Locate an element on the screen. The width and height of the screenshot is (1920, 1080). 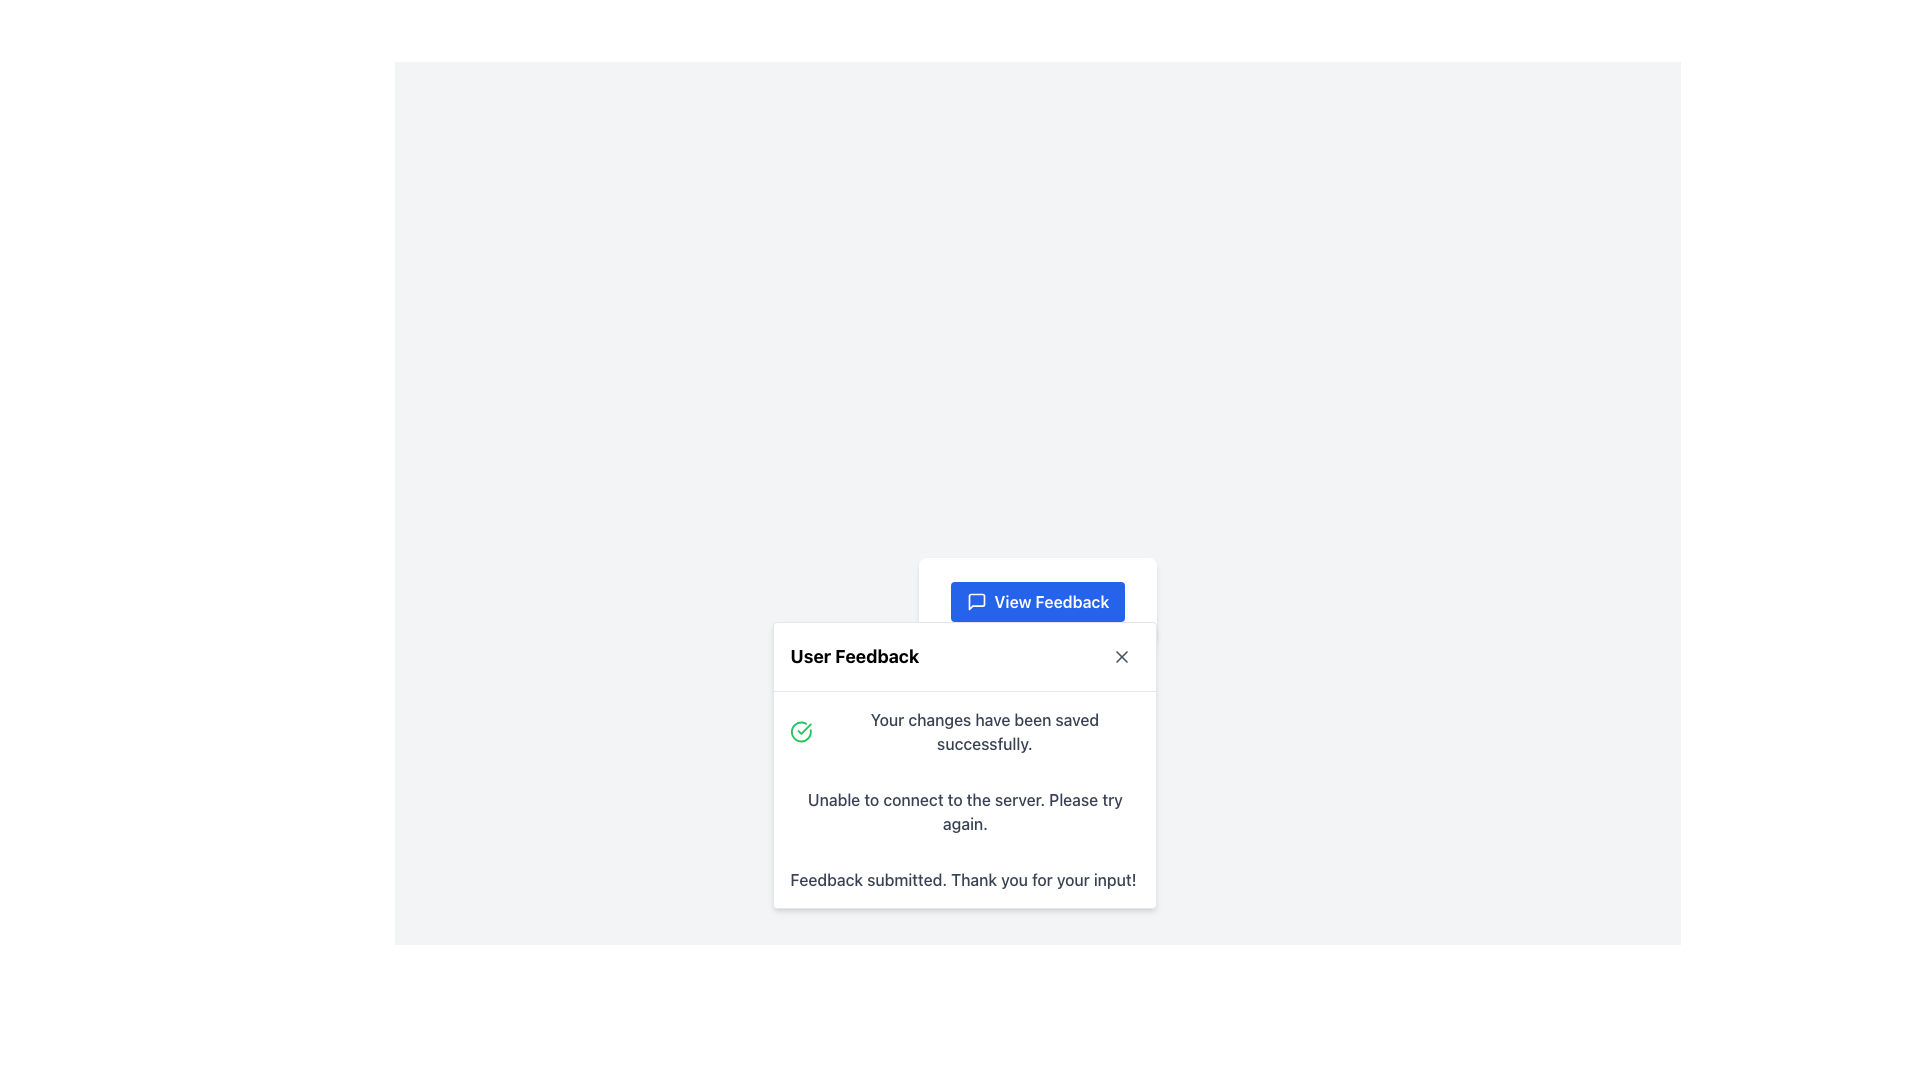
the small gray cross icon located at the top-right corner of the 'User Feedback' modal dialog, represented by two intersecting diagonal lines forming an 'X' shape is located at coordinates (1122, 656).